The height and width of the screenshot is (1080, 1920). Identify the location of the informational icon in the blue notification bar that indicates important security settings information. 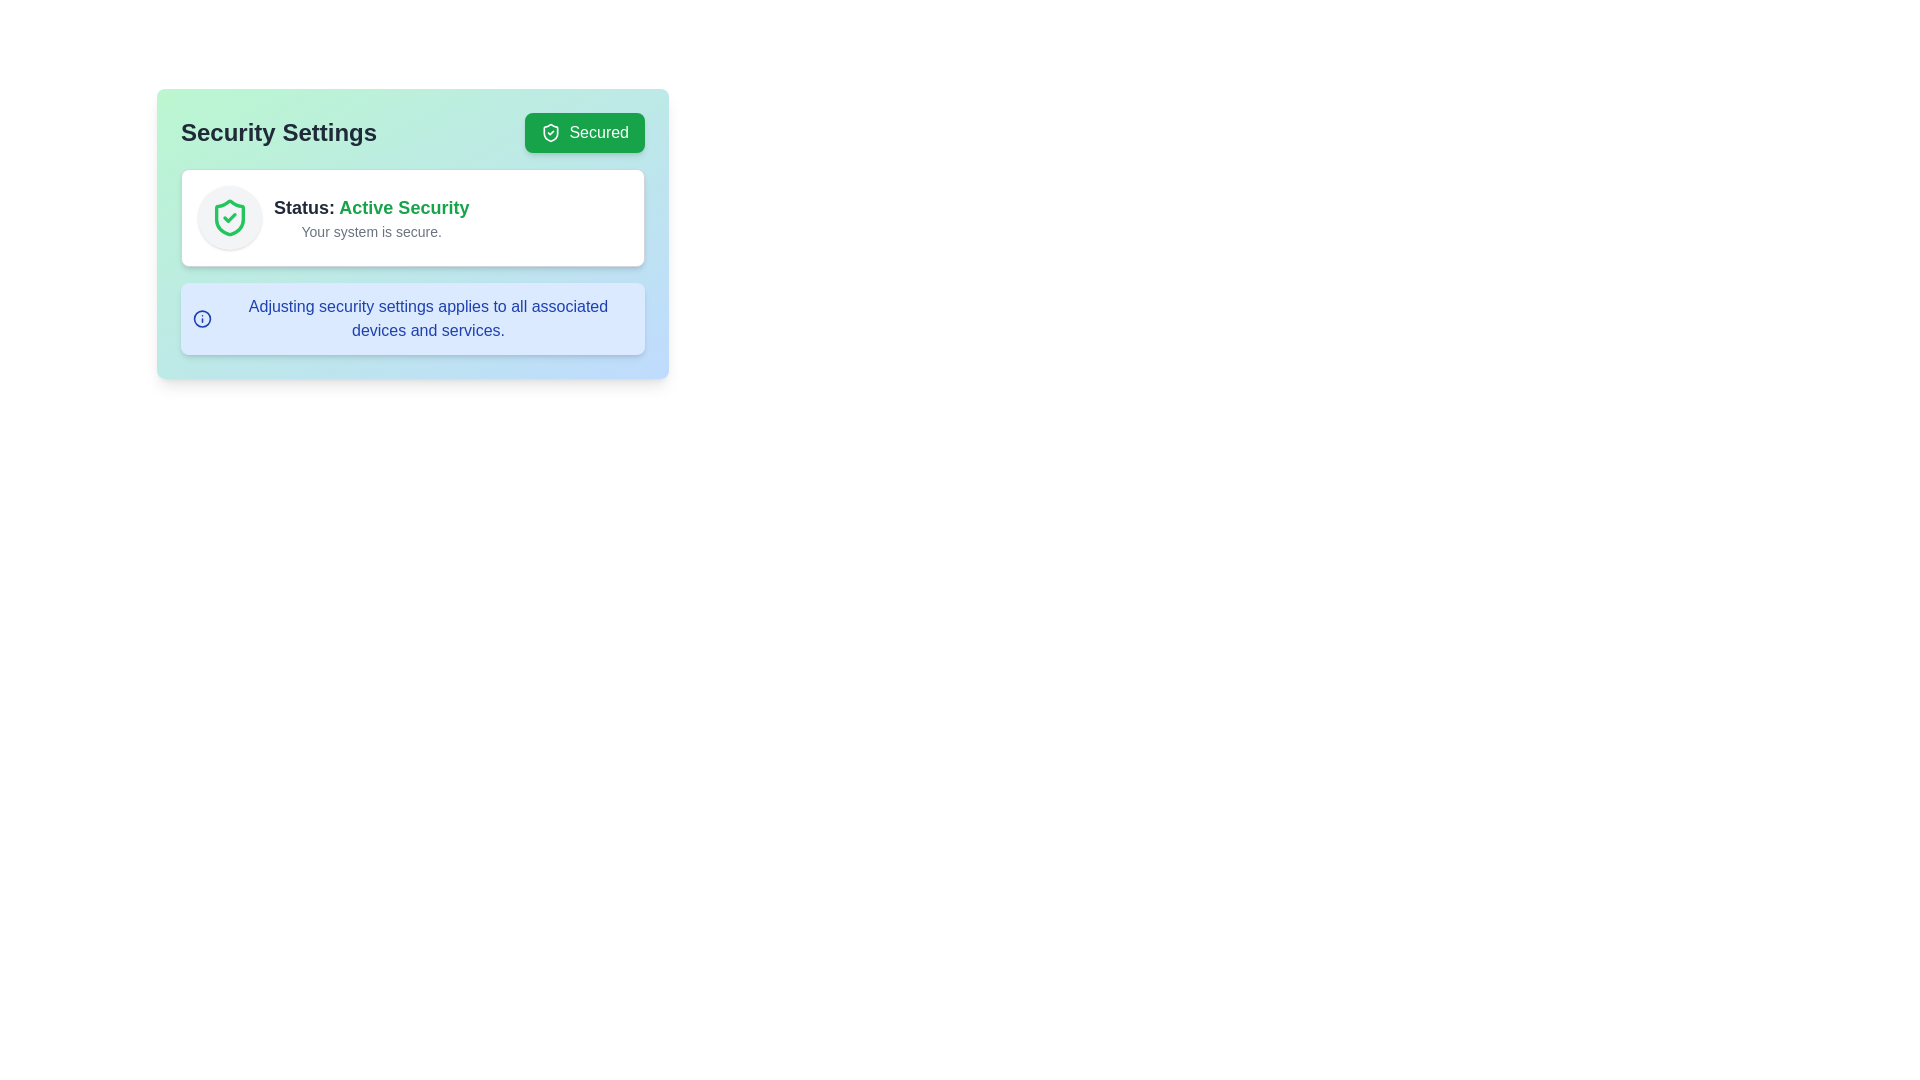
(202, 318).